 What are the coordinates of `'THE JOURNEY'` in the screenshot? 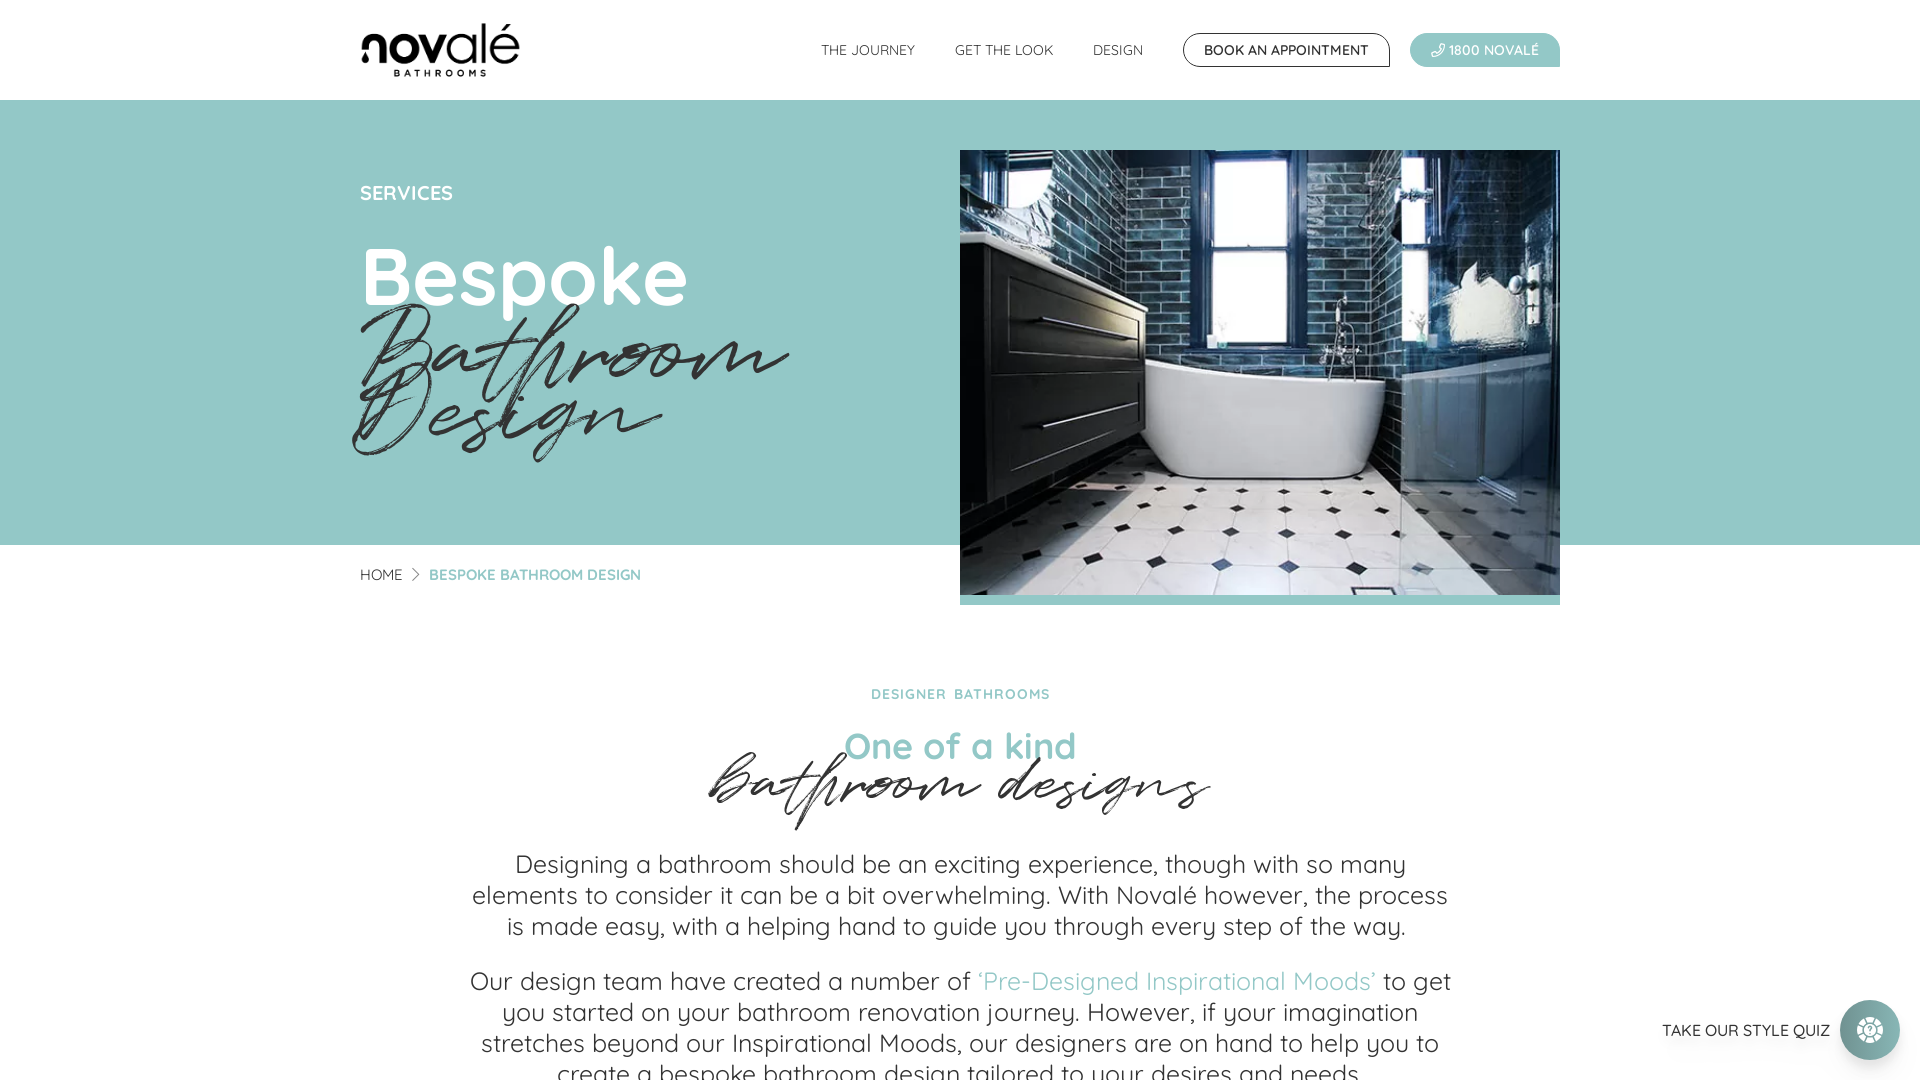 It's located at (868, 49).